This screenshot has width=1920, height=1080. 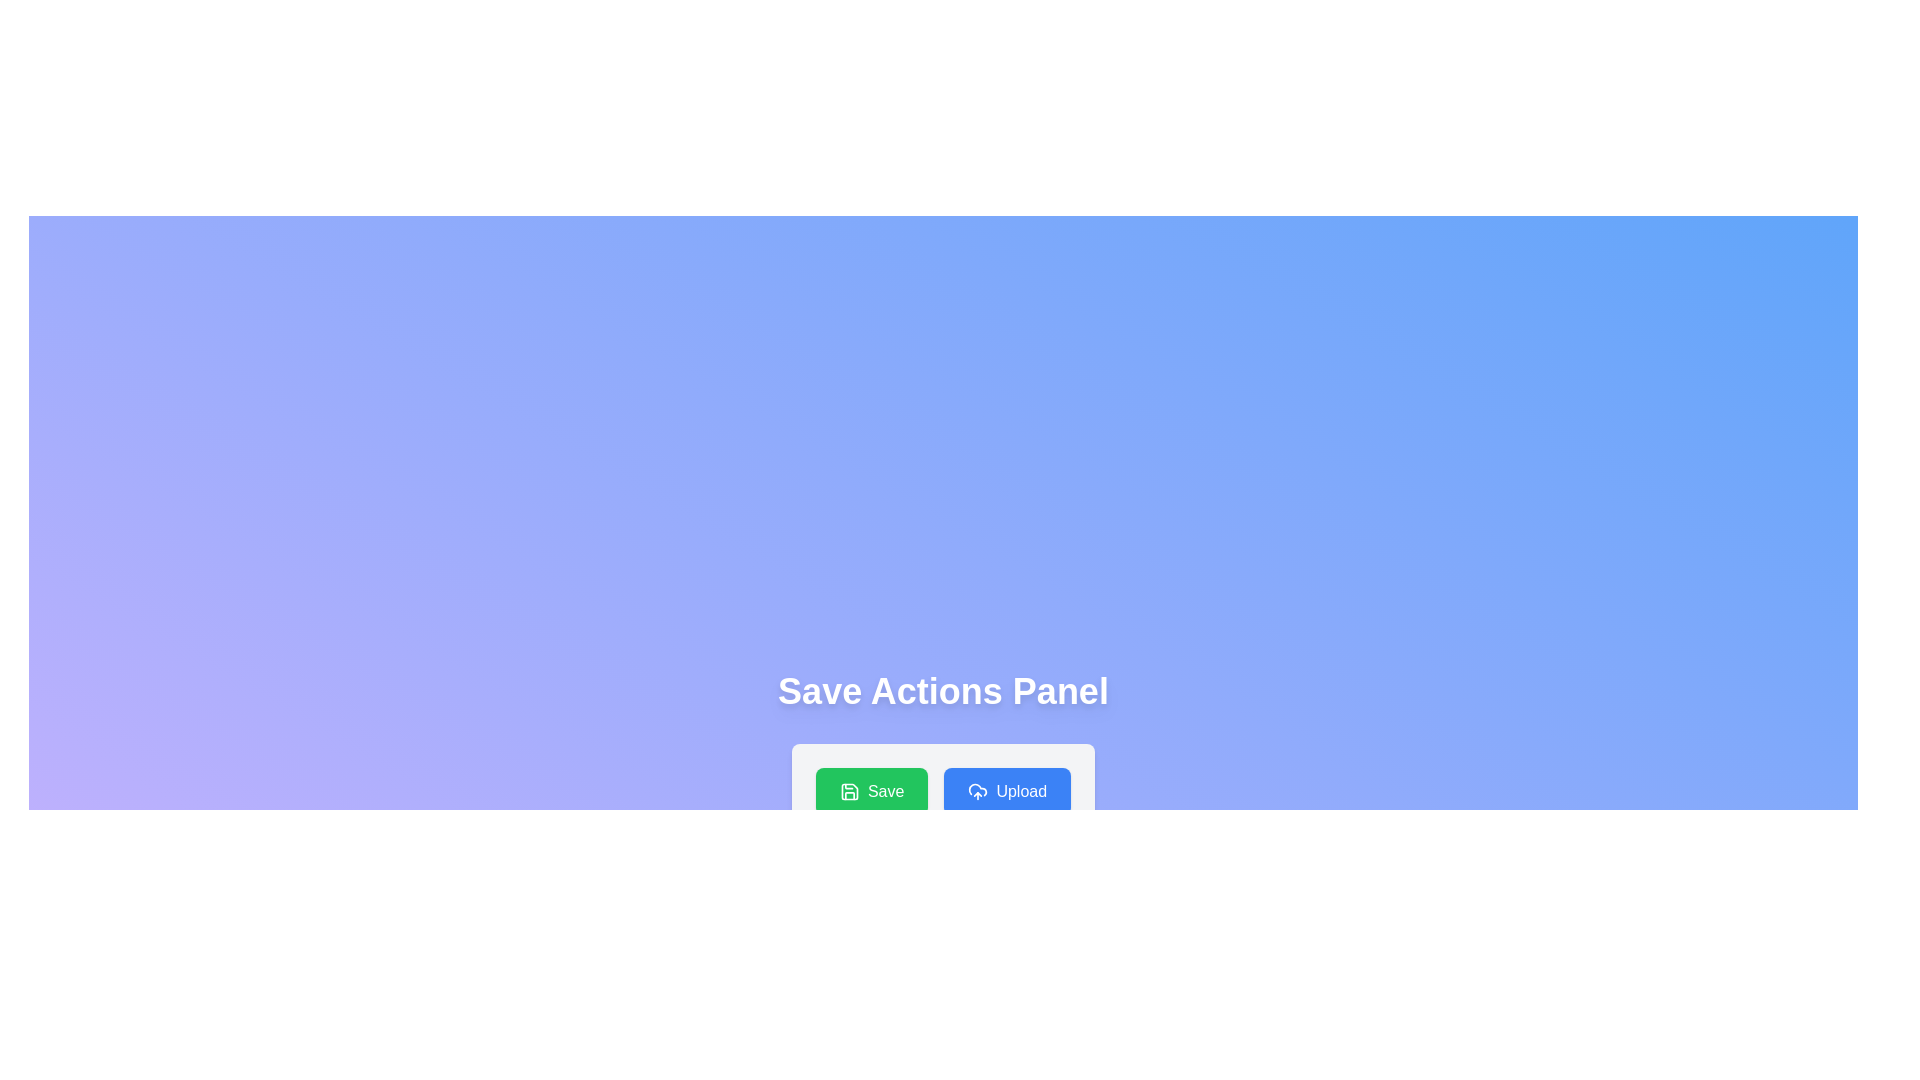 I want to click on the cloud upload icon within the 'Upload' button, which is styled with a simple flat design and located to the right of the 'Save' button in the main action panel, so click(x=978, y=789).